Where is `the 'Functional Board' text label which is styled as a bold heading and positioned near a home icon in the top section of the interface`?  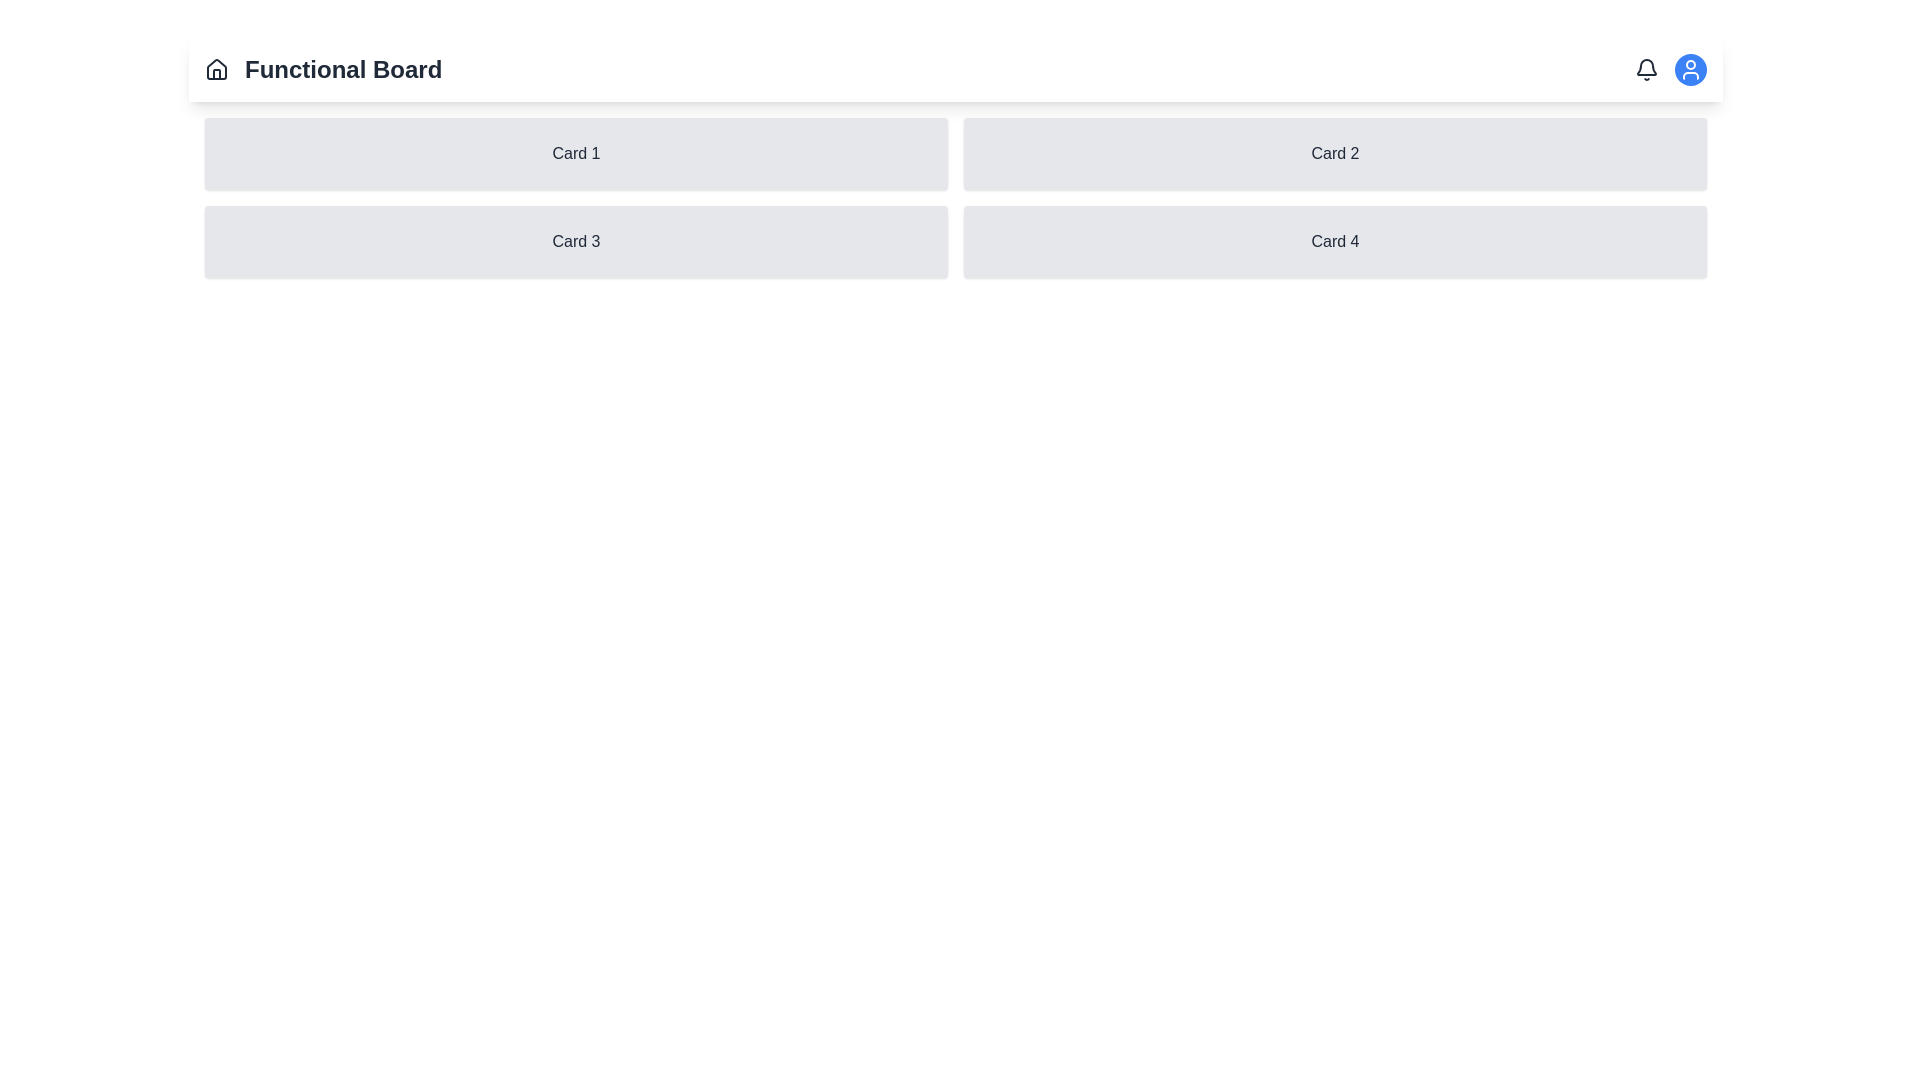
the 'Functional Board' text label which is styled as a bold heading and positioned near a home icon in the top section of the interface is located at coordinates (343, 68).